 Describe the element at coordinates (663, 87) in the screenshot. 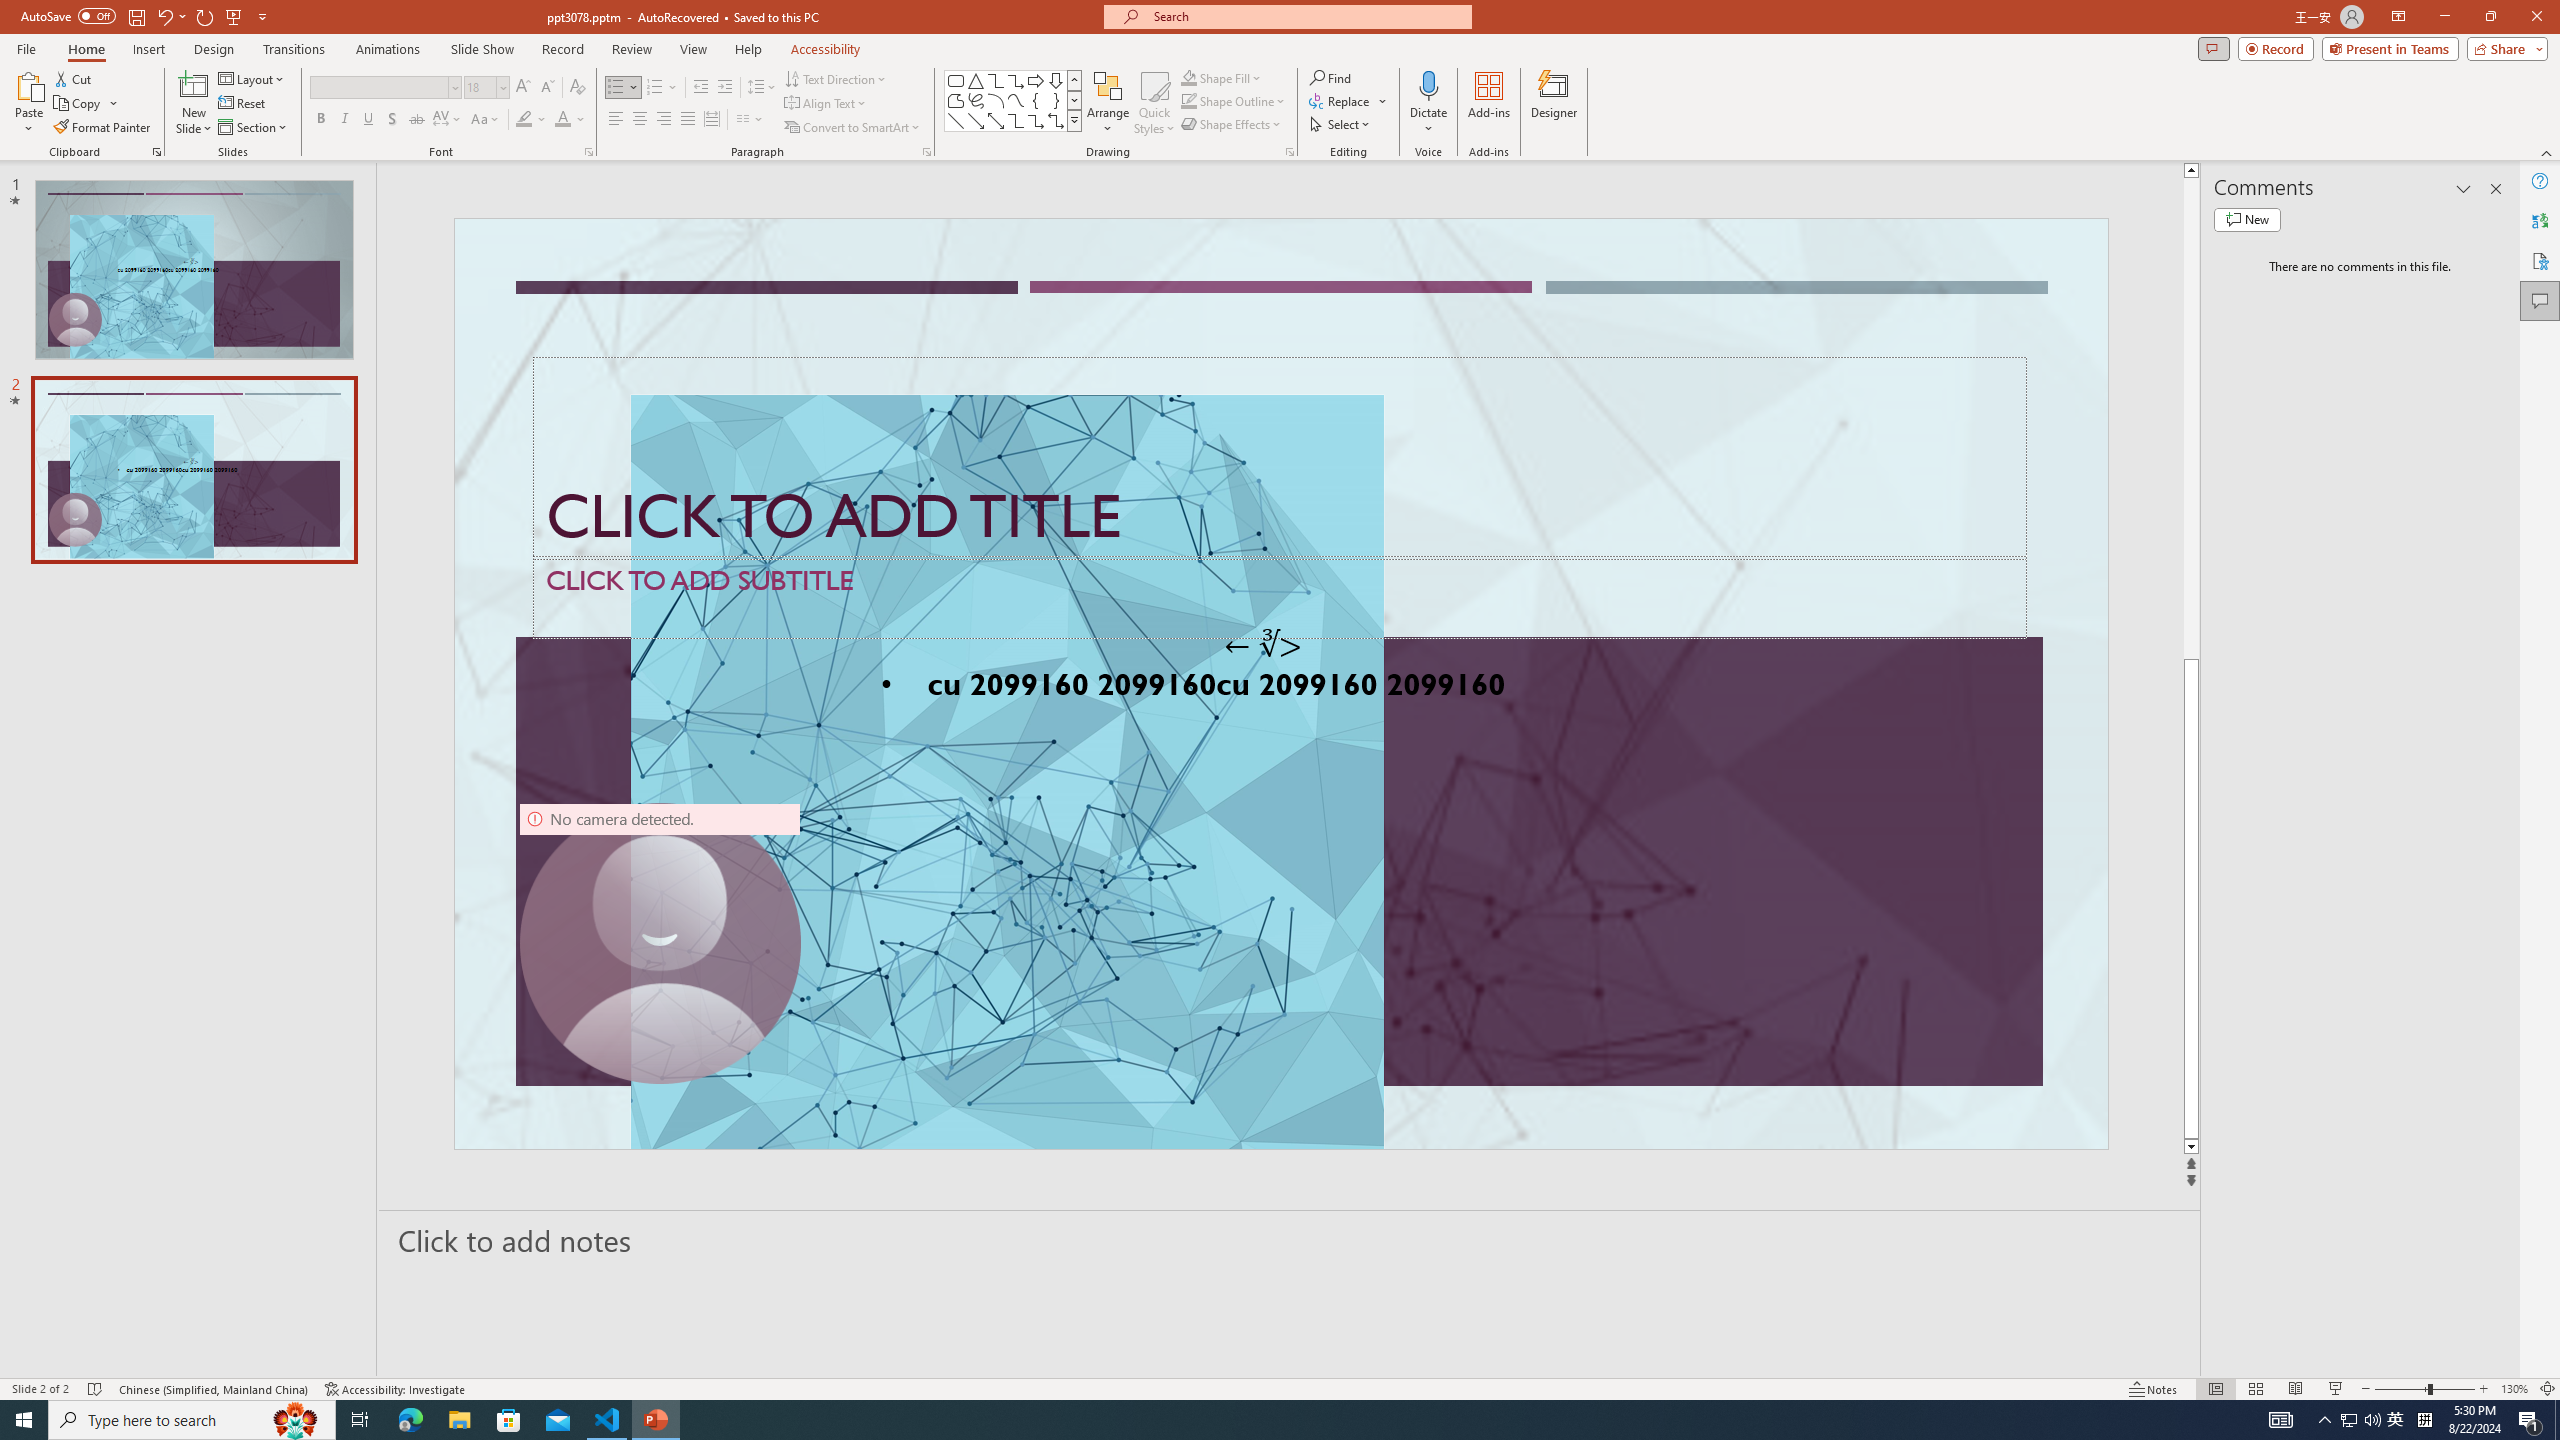

I see `'Numbering'` at that location.